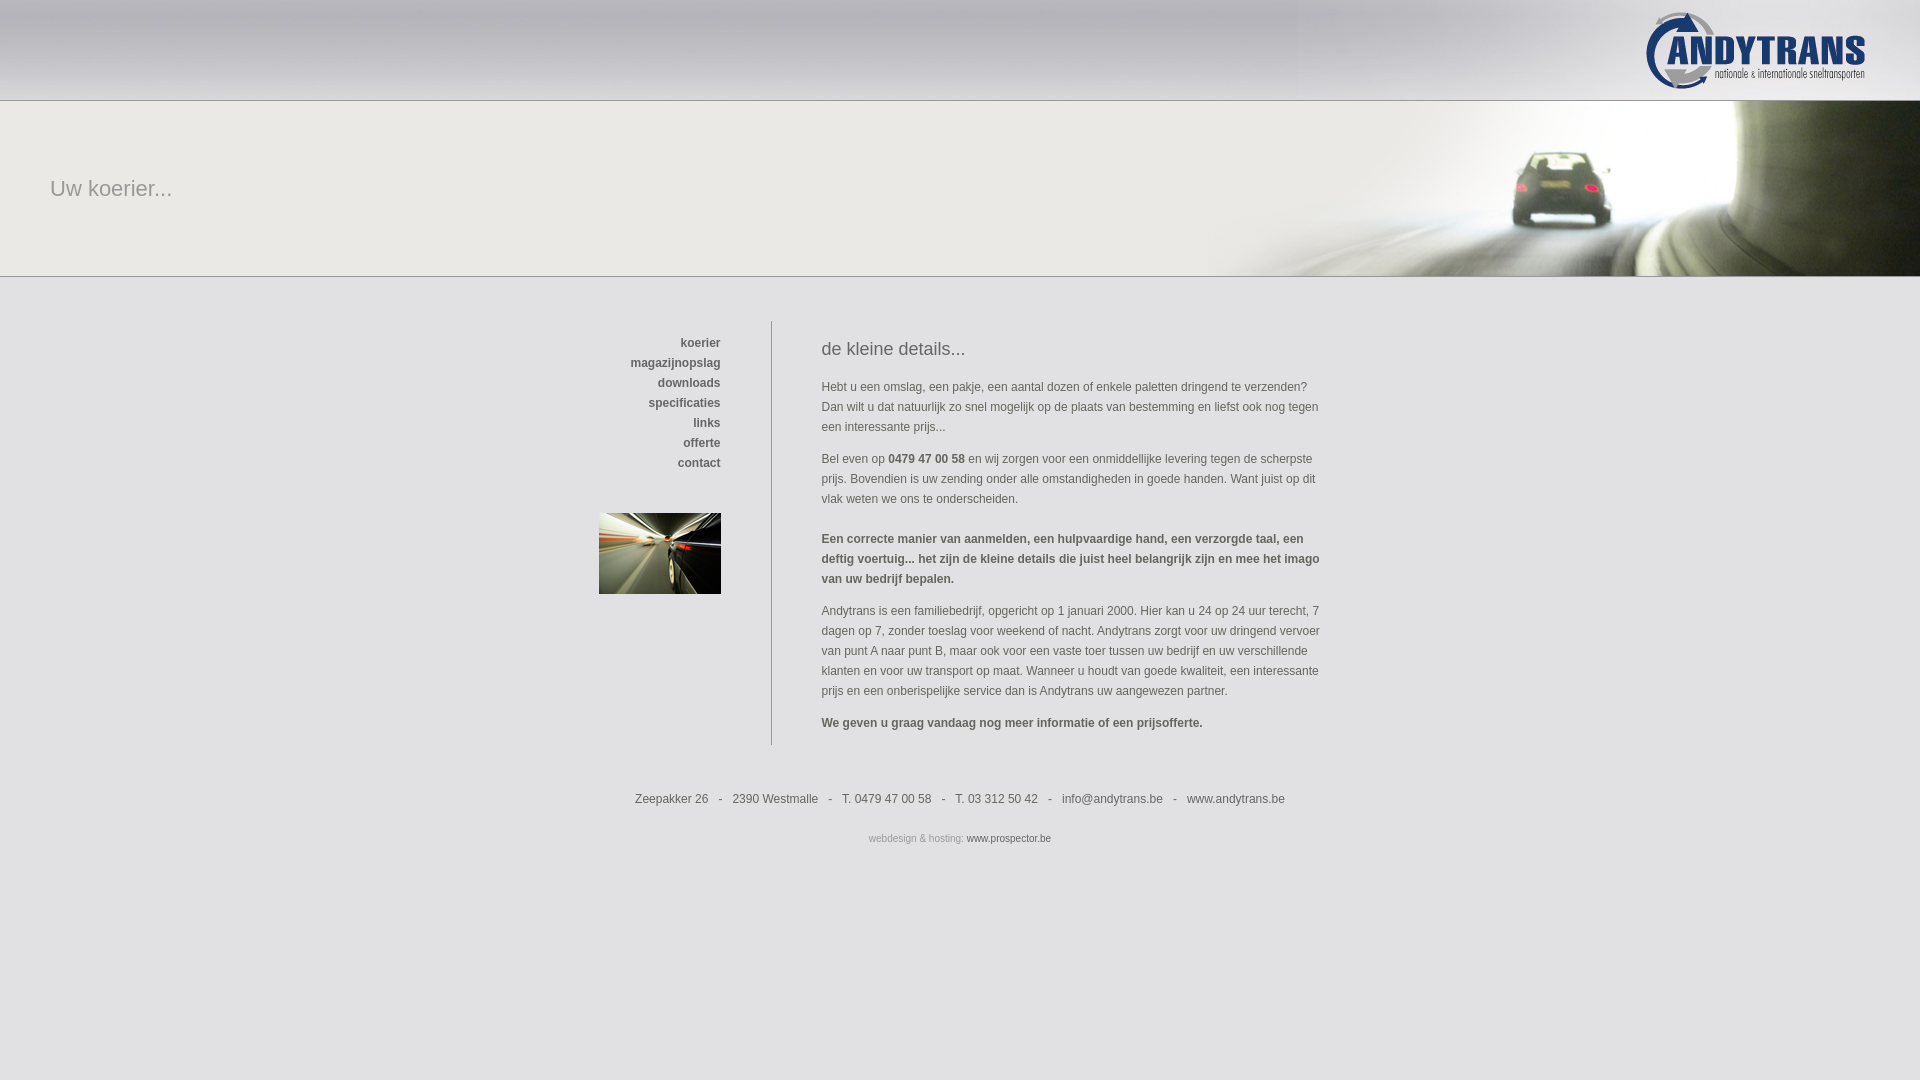 The height and width of the screenshot is (1080, 1920). What do you see at coordinates (648, 402) in the screenshot?
I see `'specificaties'` at bounding box center [648, 402].